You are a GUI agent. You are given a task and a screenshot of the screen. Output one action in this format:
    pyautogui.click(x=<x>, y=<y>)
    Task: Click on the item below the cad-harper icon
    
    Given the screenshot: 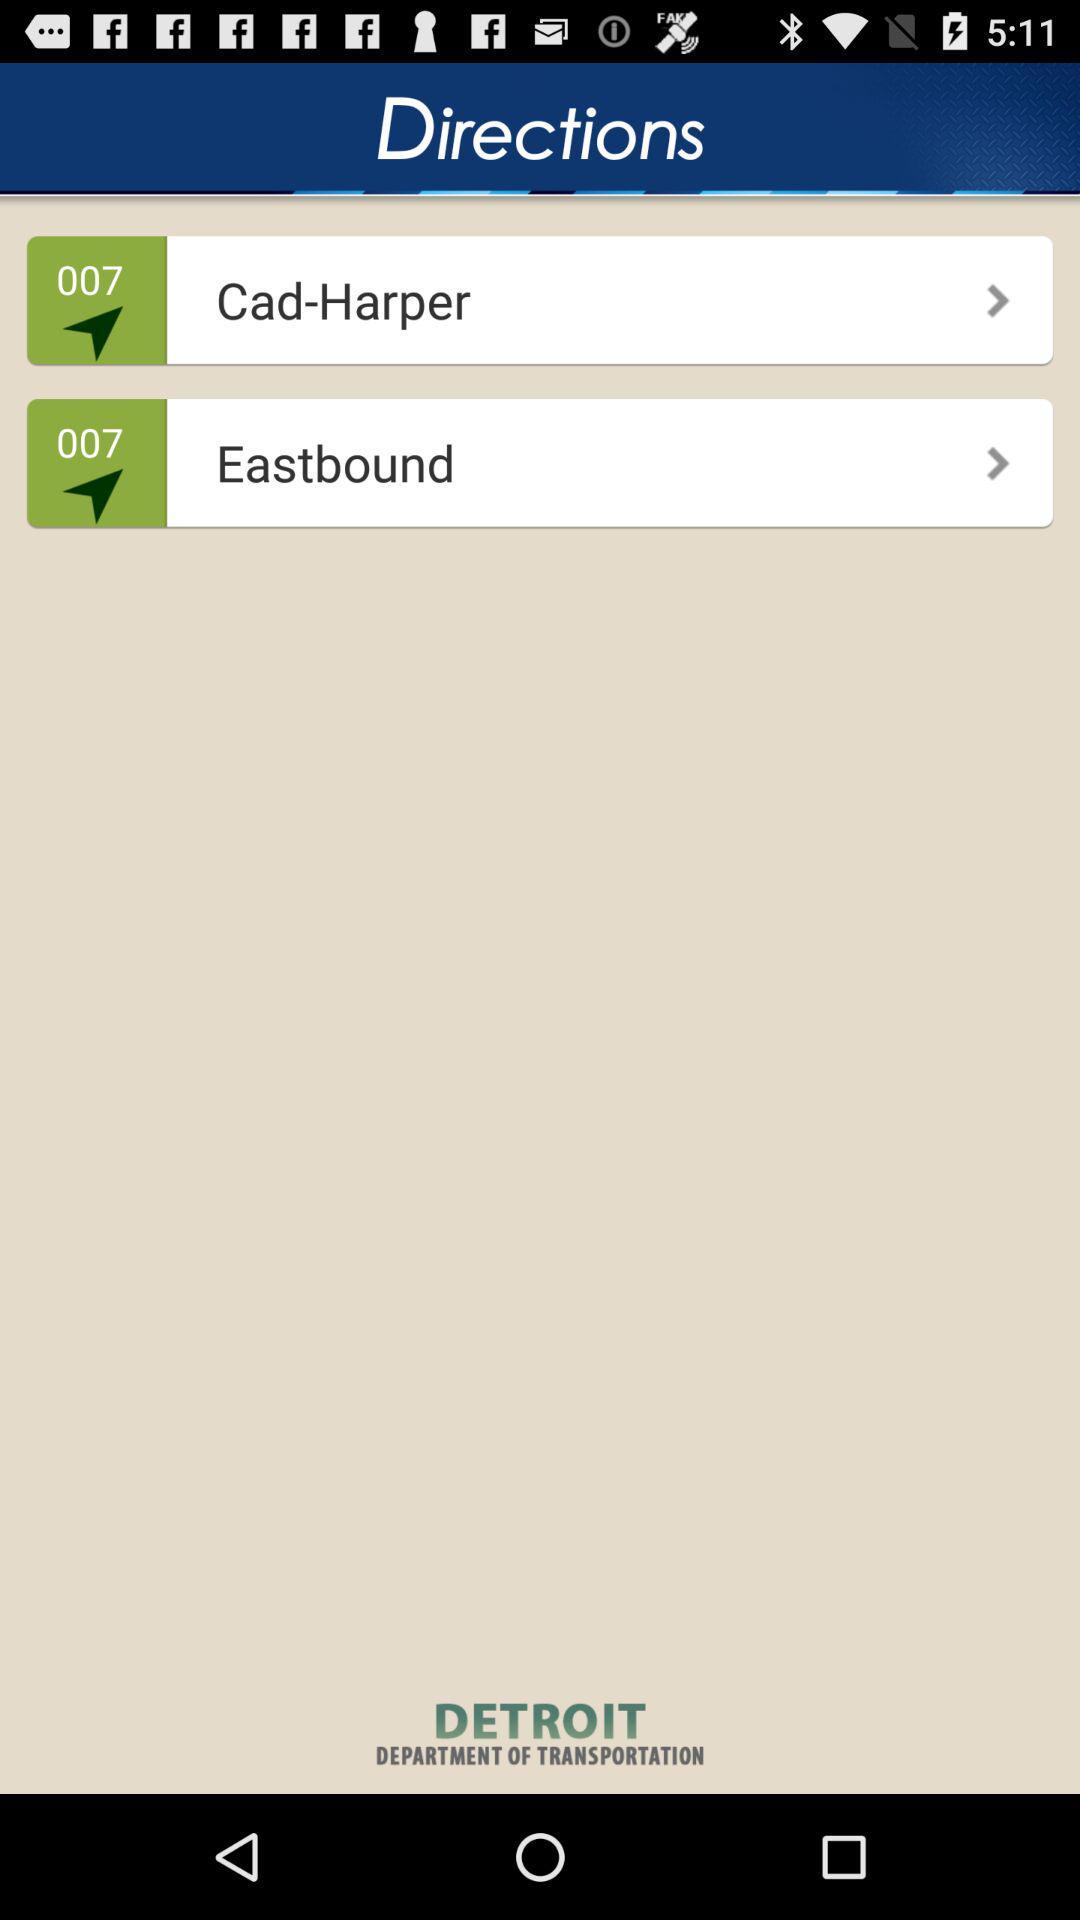 What is the action you would take?
    pyautogui.click(x=533, y=455)
    